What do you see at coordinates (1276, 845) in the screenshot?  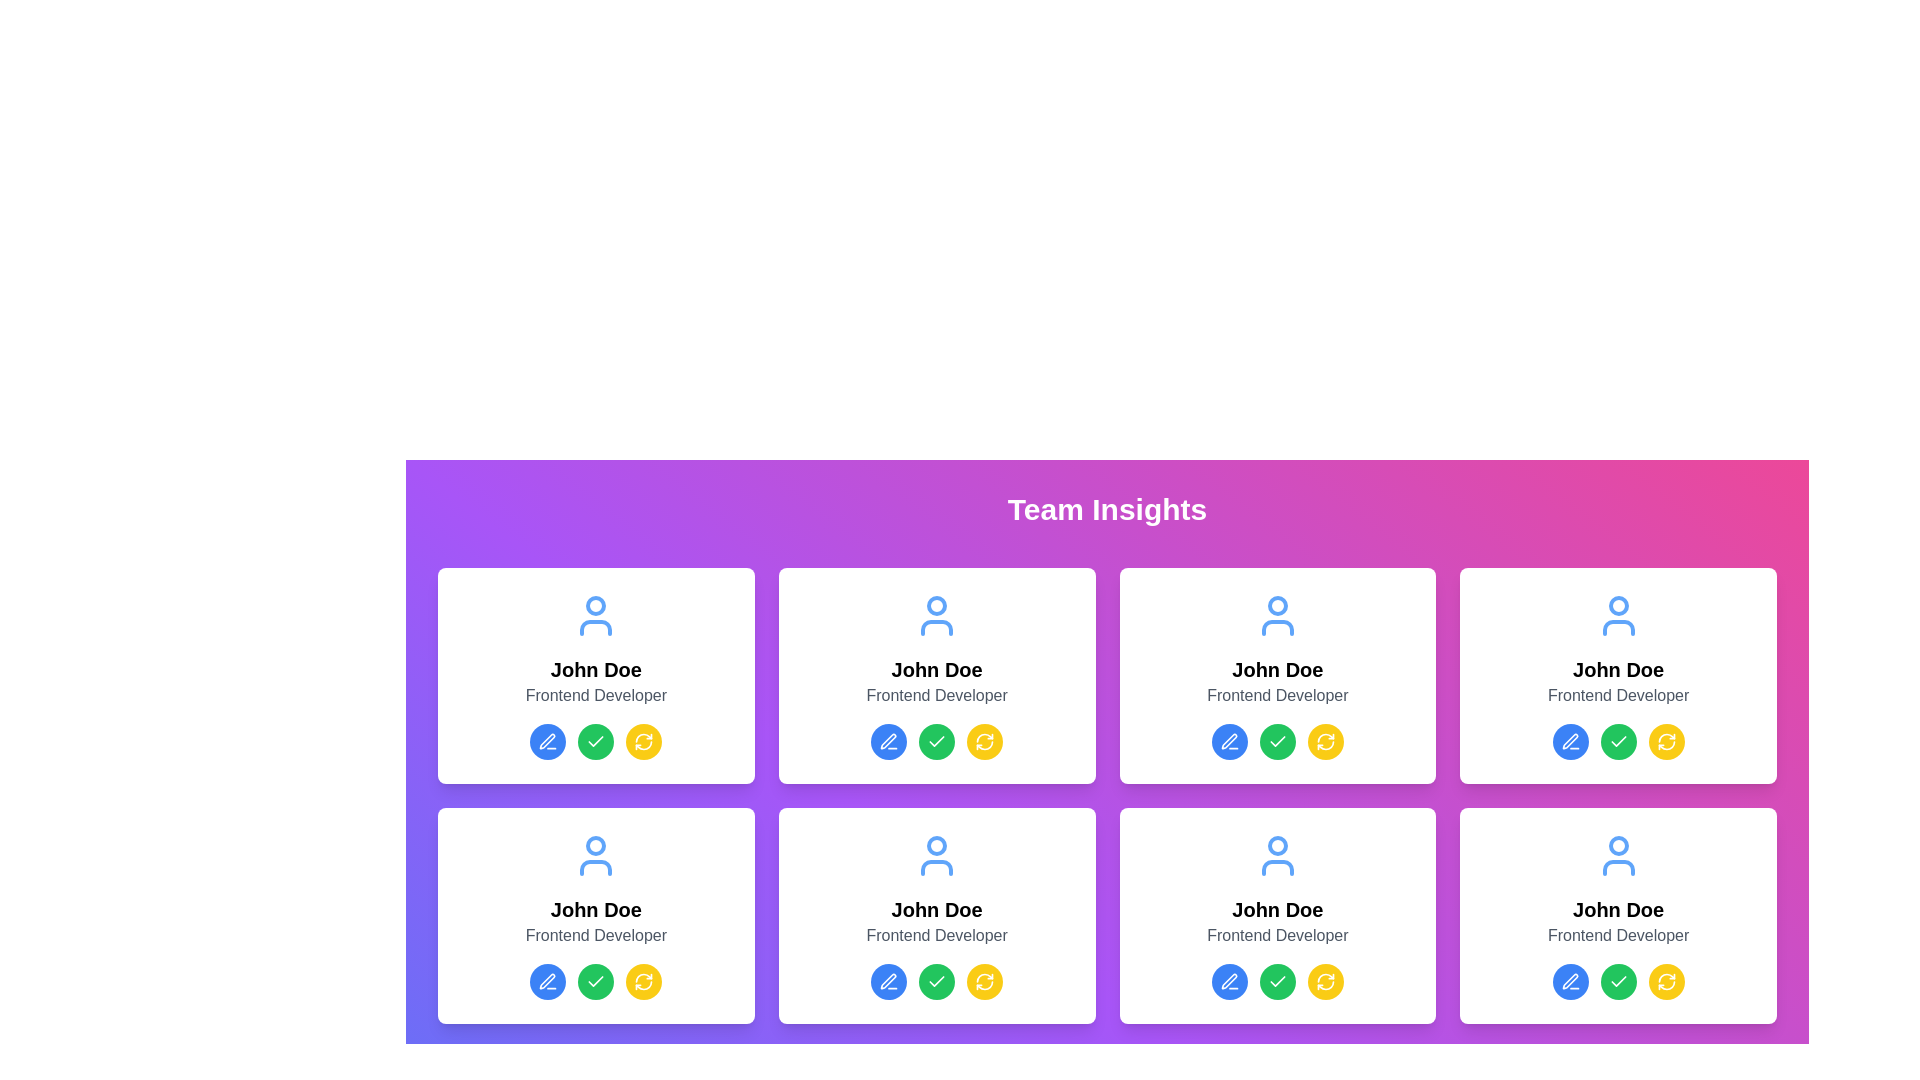 I see `the SVG circle element representing the head of a user icon located in the bottom-right card of the grid layout under 'Team Insights'` at bounding box center [1276, 845].